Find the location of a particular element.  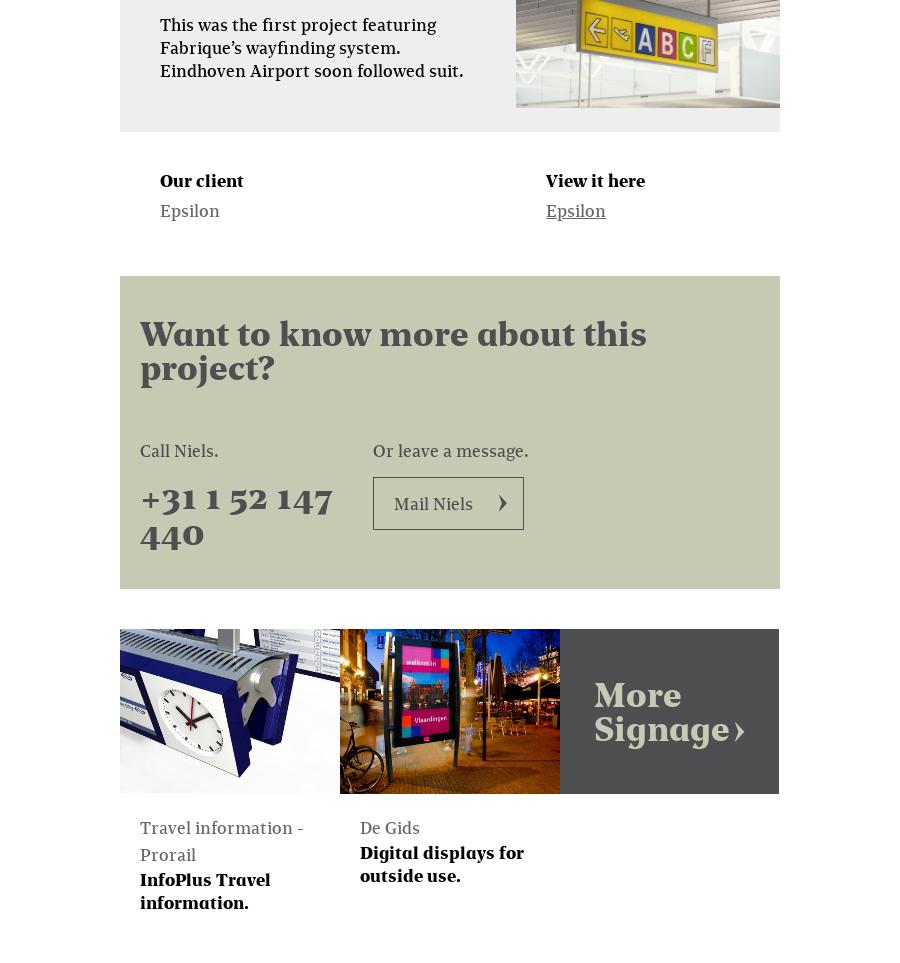

'Call Niels.' is located at coordinates (179, 448).